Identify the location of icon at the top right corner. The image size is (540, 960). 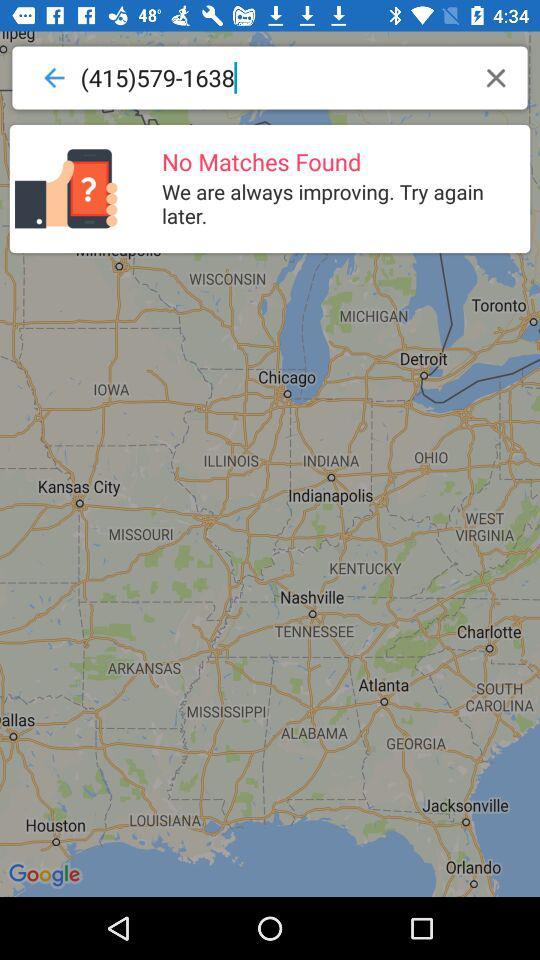
(495, 77).